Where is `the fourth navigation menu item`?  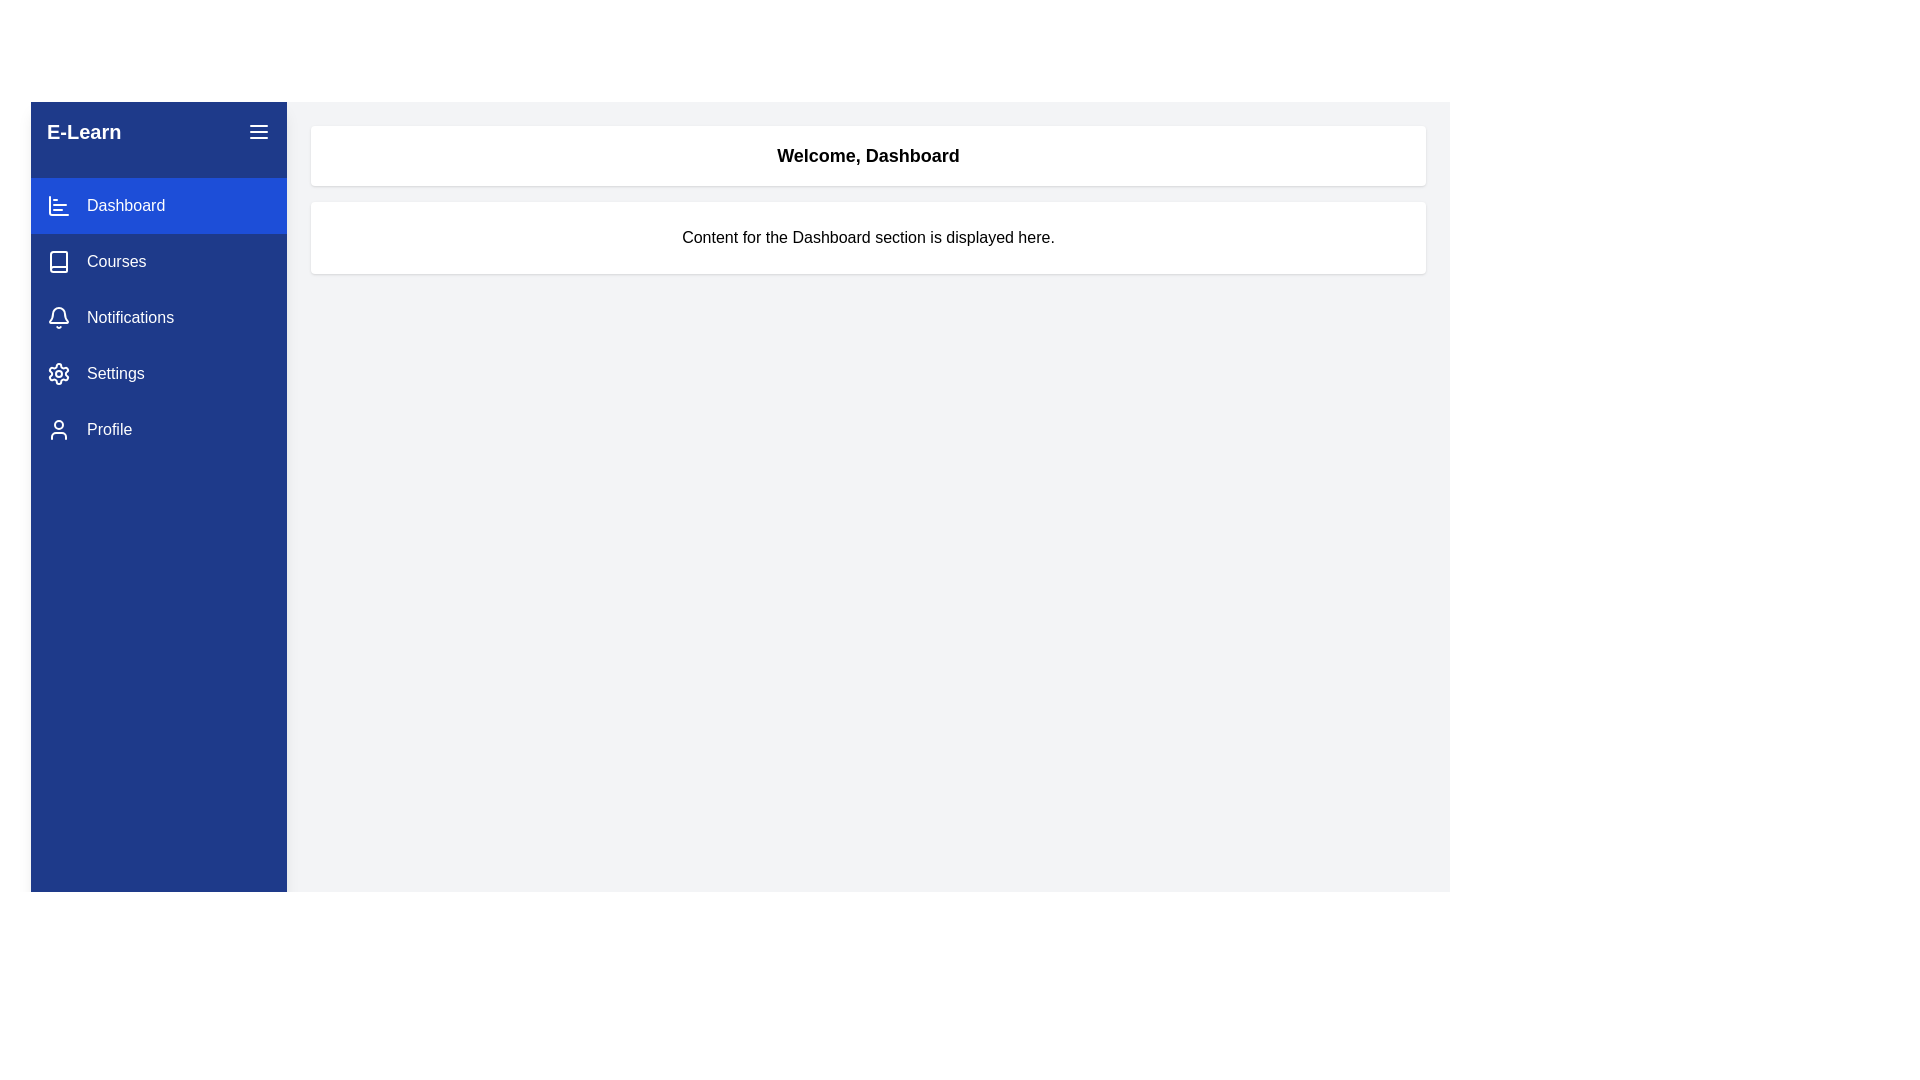 the fourth navigation menu item is located at coordinates (157, 374).